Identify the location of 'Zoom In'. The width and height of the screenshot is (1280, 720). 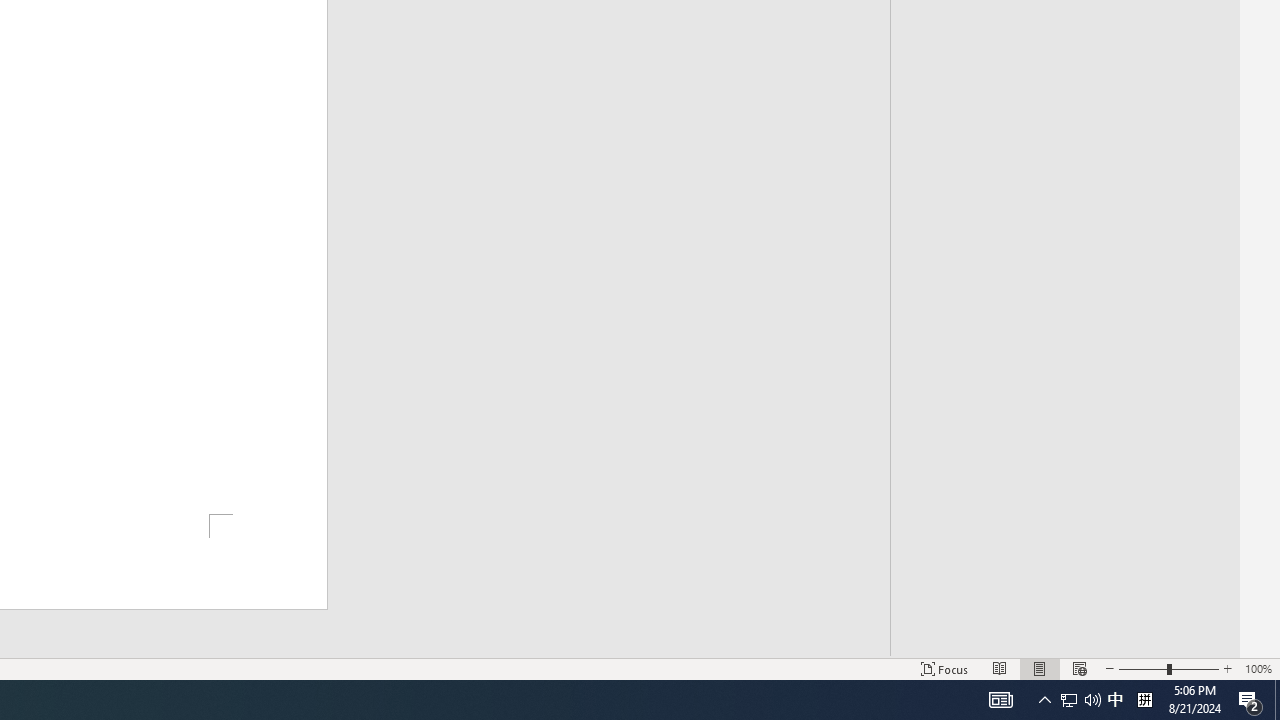
(1226, 669).